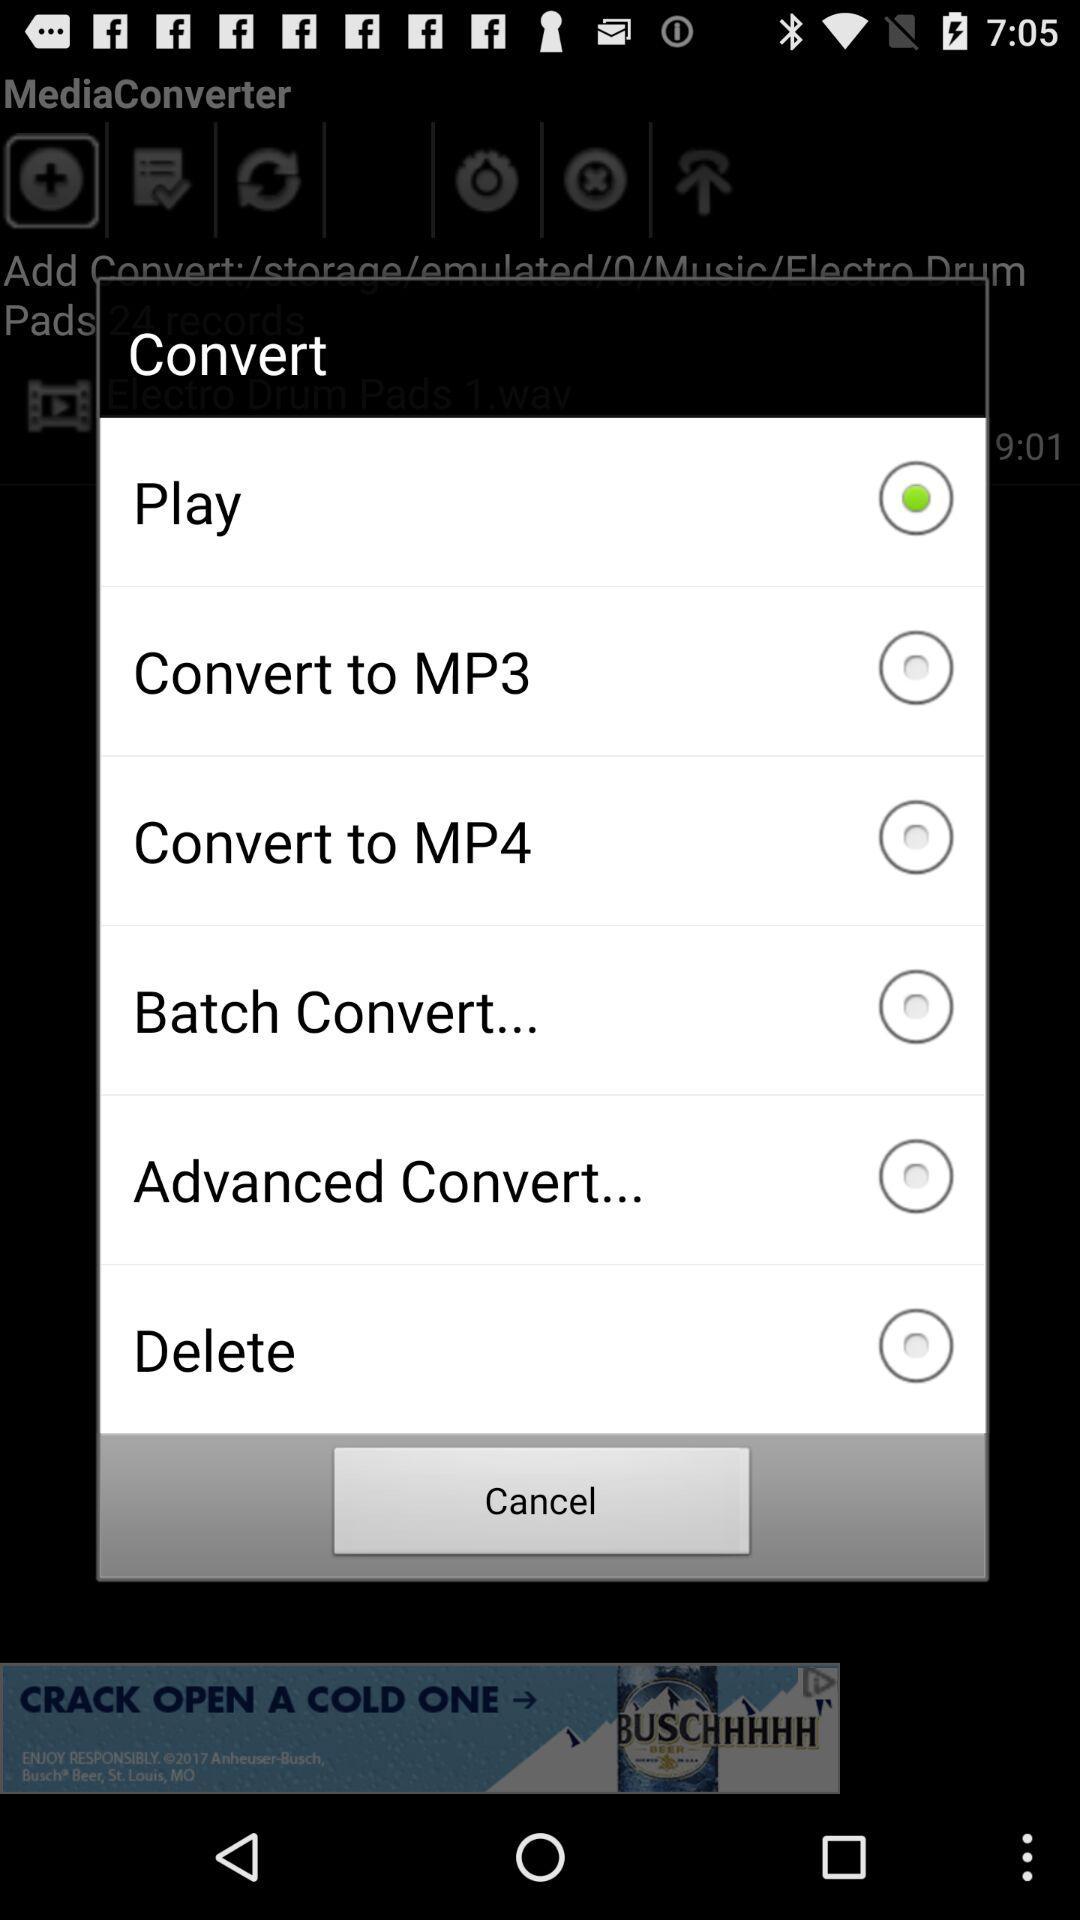  What do you see at coordinates (542, 1506) in the screenshot?
I see `the icon below delete` at bounding box center [542, 1506].